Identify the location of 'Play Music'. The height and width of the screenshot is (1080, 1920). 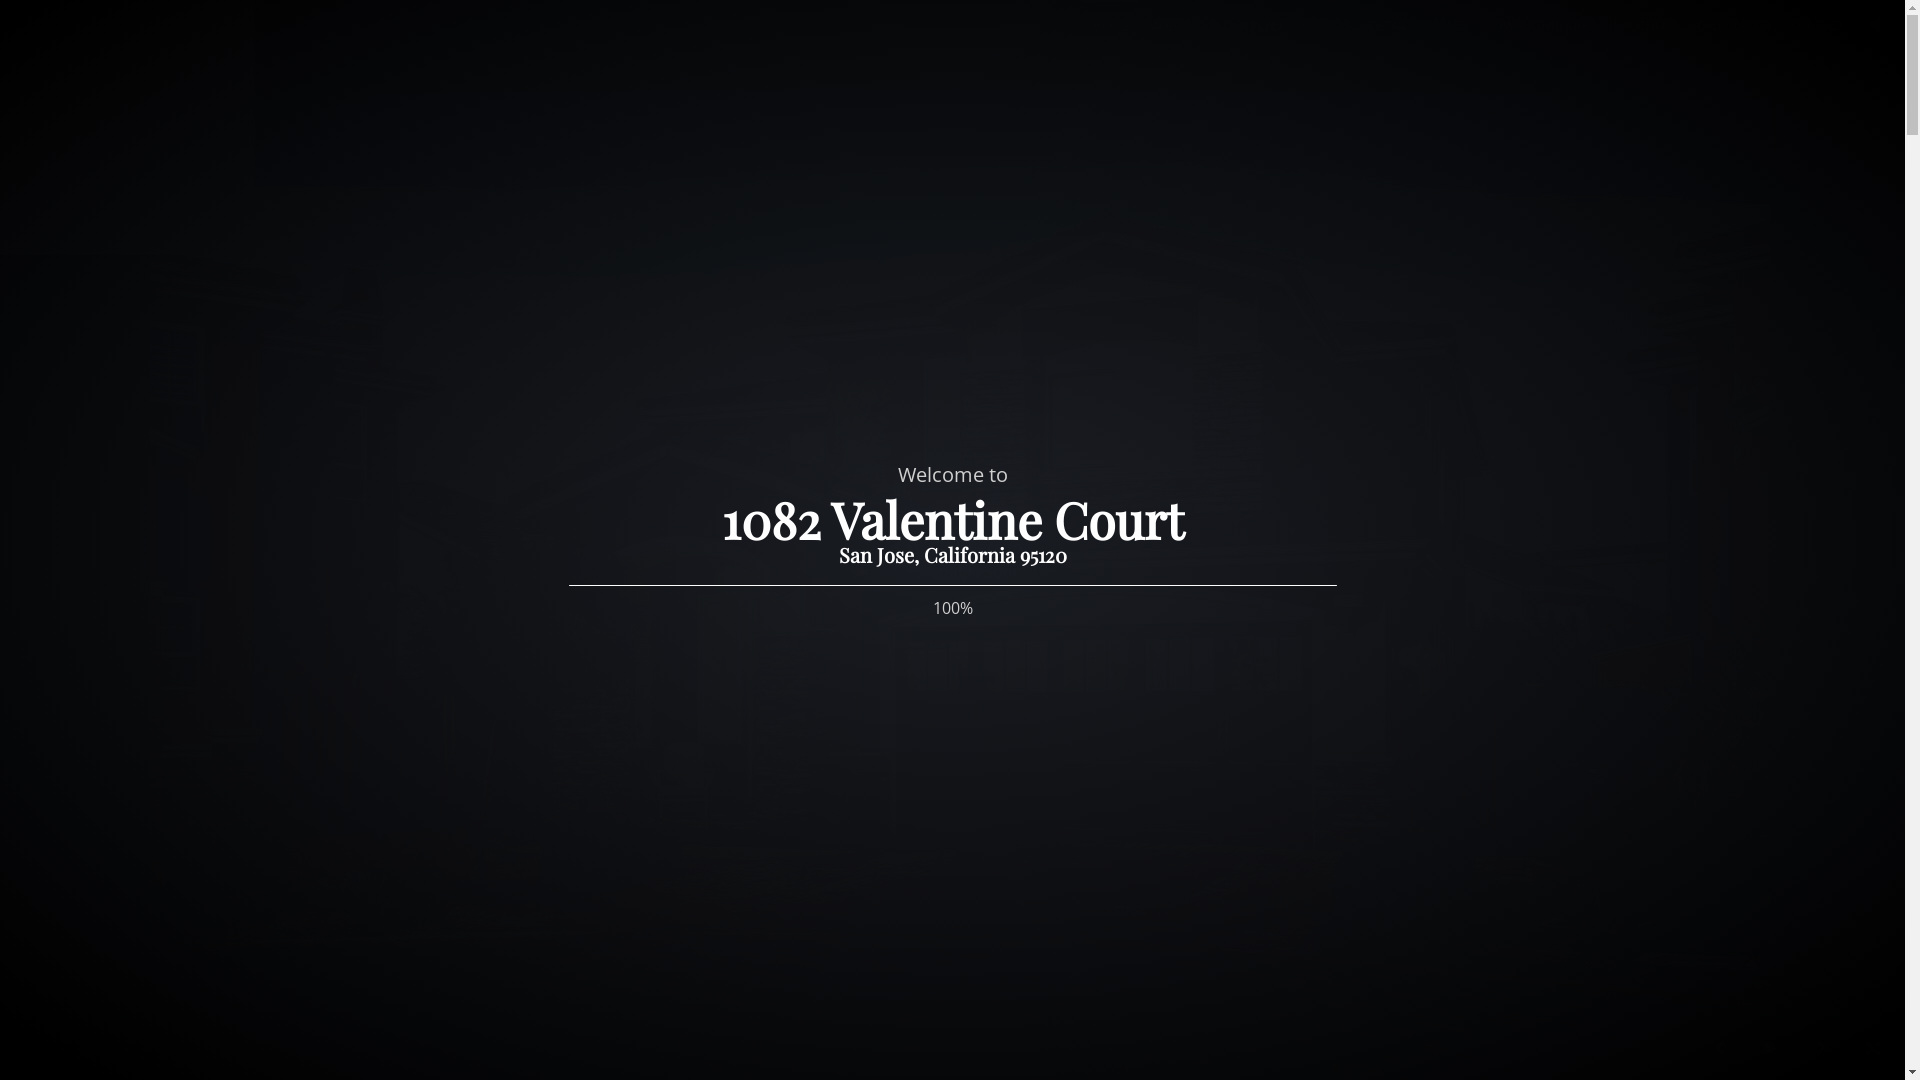
(1874, 27).